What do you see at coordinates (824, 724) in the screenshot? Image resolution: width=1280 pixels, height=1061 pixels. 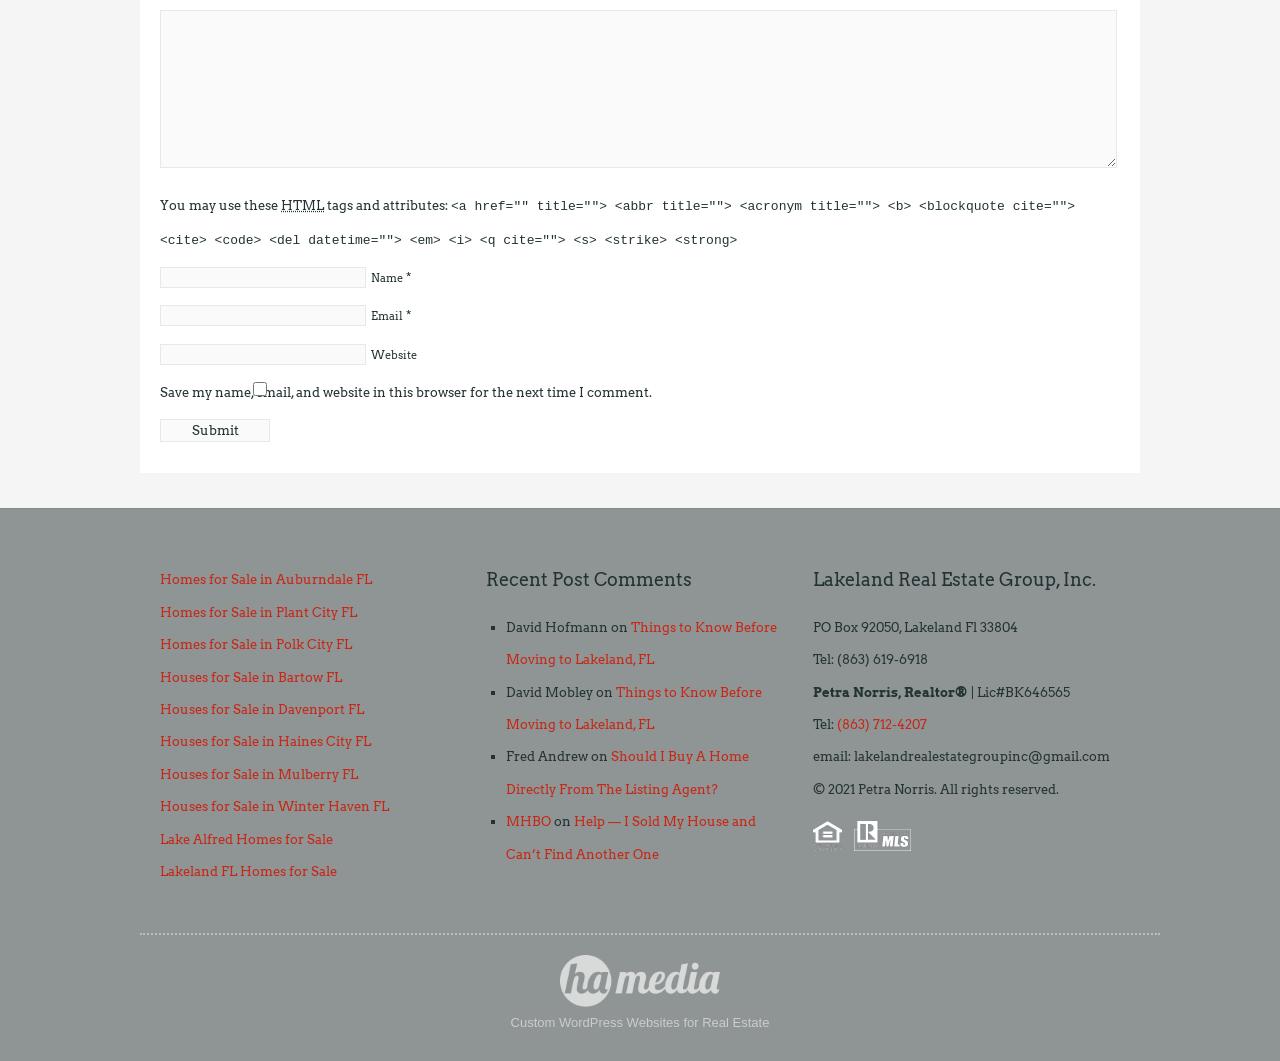 I see `'Tel:'` at bounding box center [824, 724].